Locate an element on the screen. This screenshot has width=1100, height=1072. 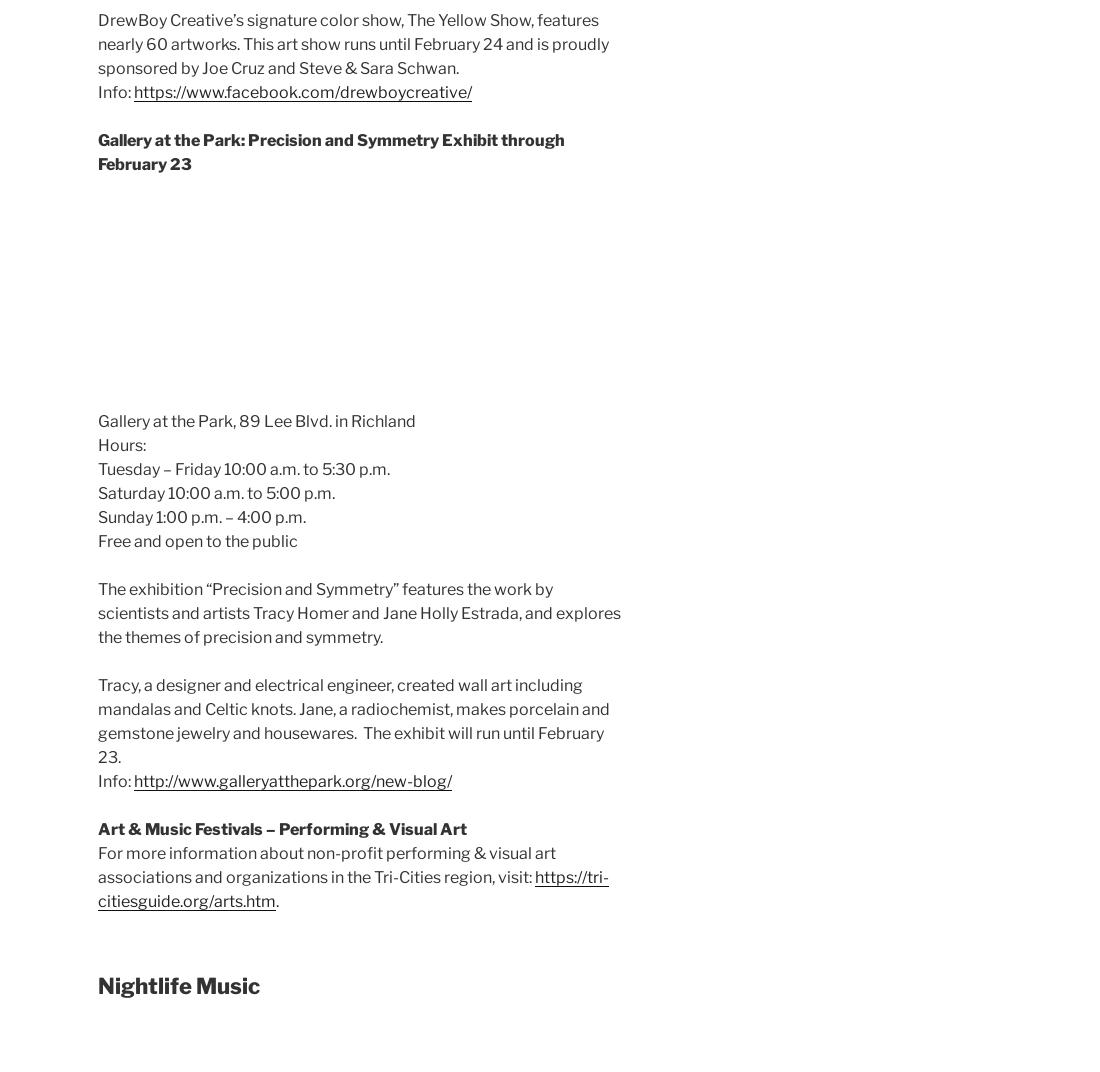
'https://tri-citiesguide.org/arts.htm' is located at coordinates (353, 888).